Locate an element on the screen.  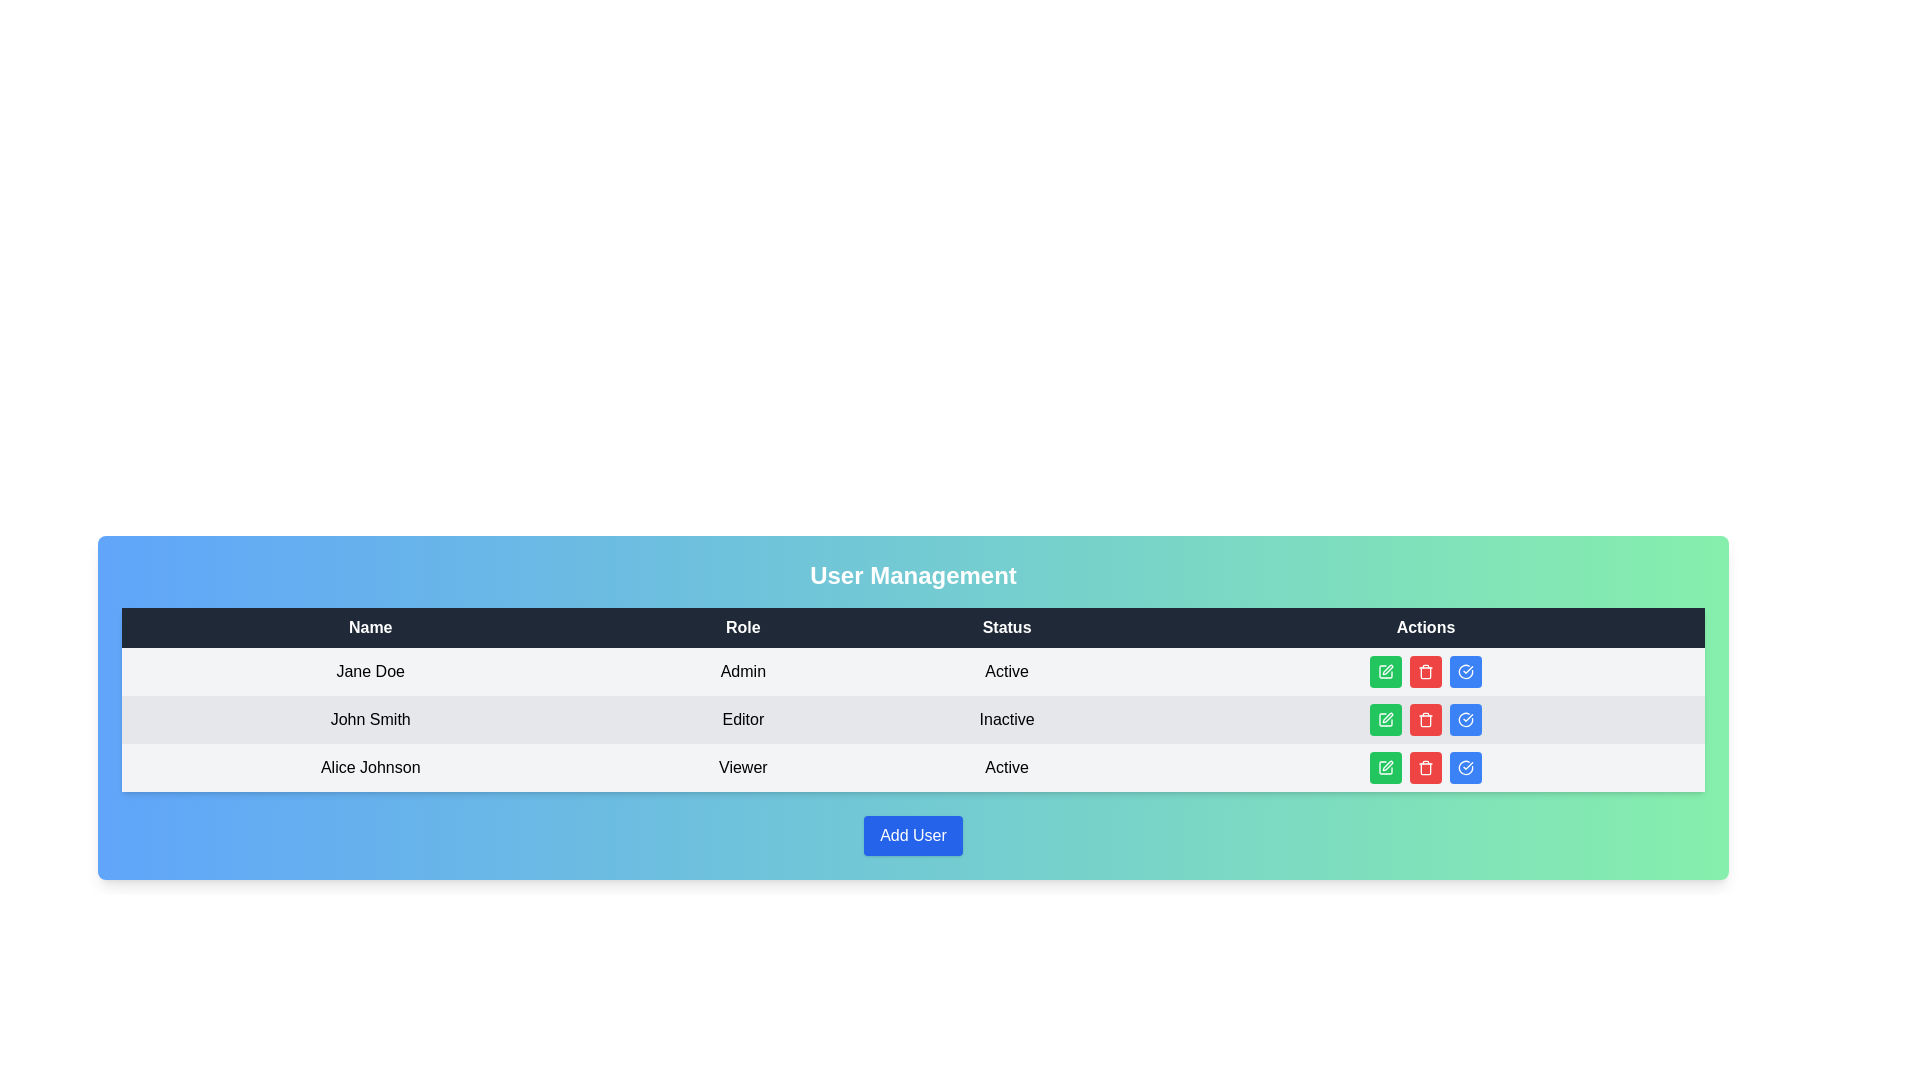
the delete button, which is the second button in a horizontal set of action buttons on the right-hand side of the interface is located at coordinates (1424, 766).